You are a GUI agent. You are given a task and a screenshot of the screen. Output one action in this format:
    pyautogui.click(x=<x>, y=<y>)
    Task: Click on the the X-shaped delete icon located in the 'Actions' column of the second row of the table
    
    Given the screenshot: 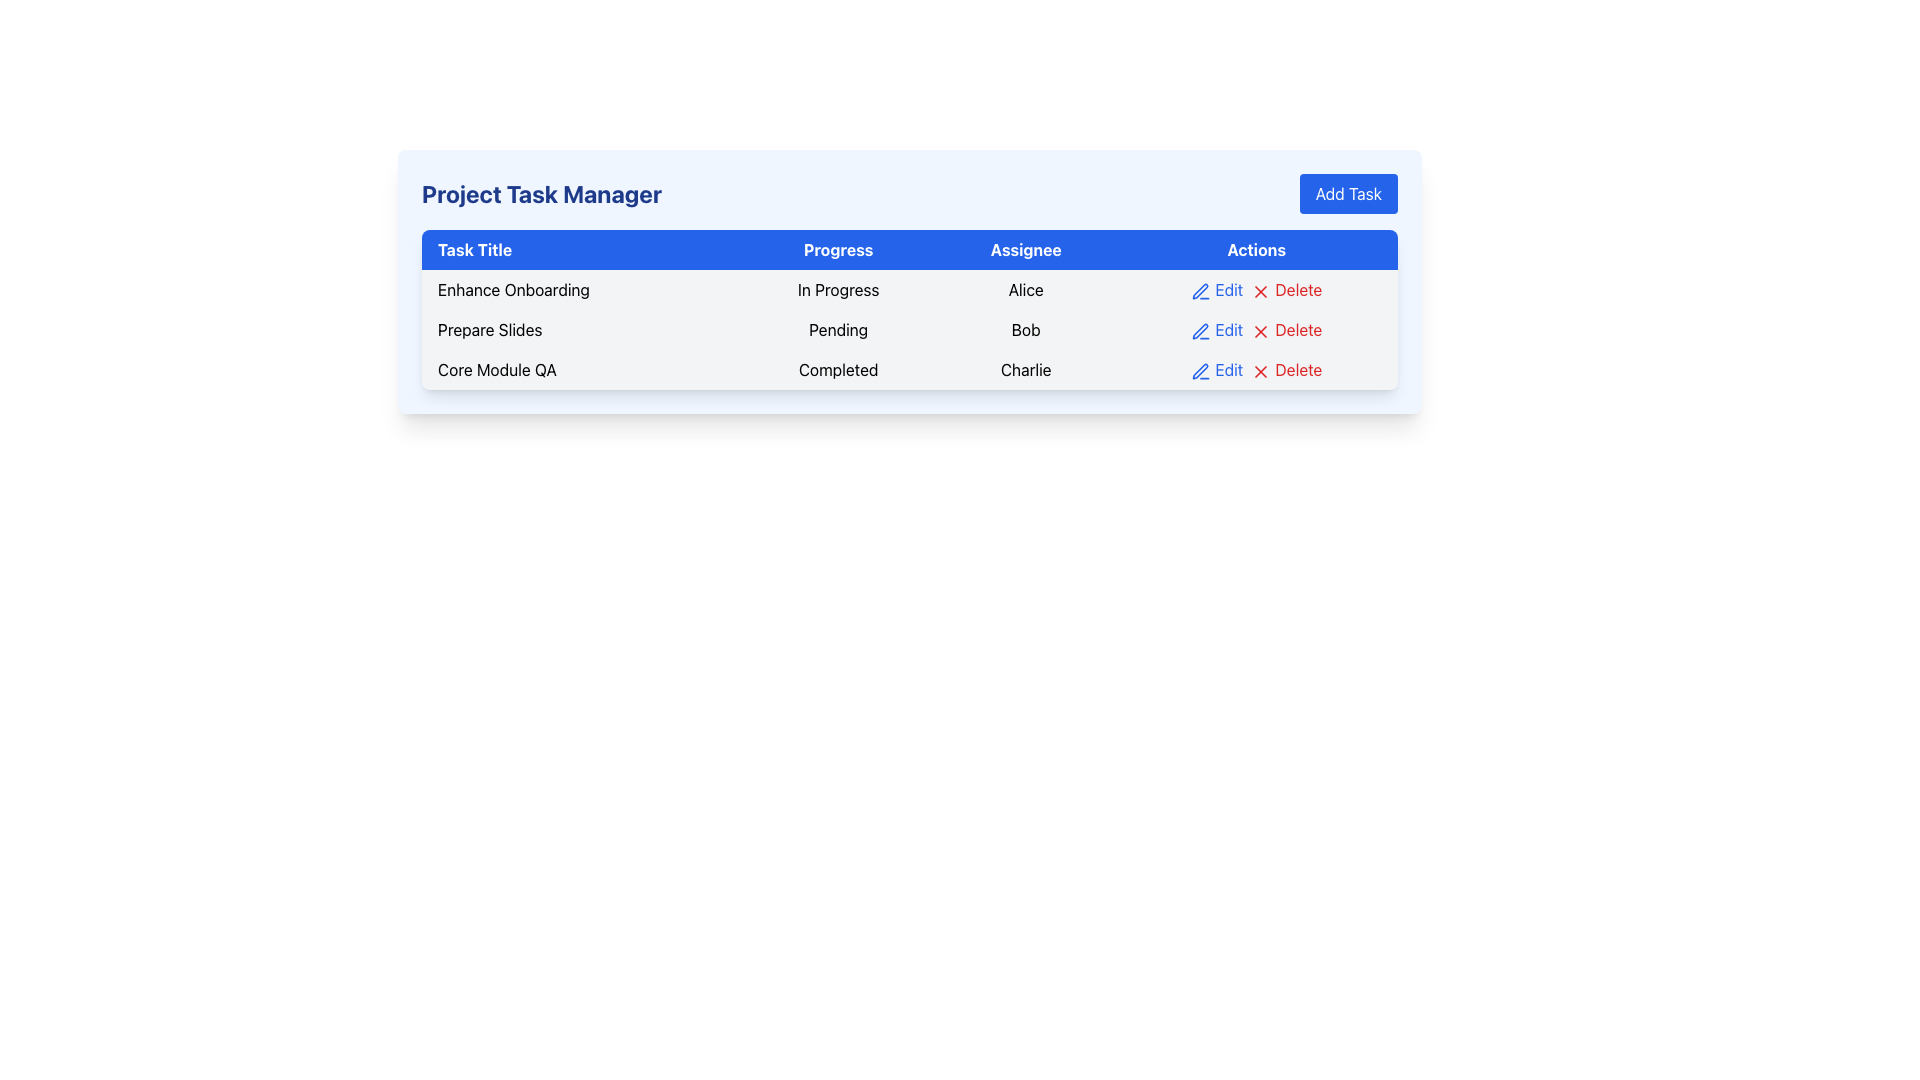 What is the action you would take?
    pyautogui.click(x=1260, y=330)
    